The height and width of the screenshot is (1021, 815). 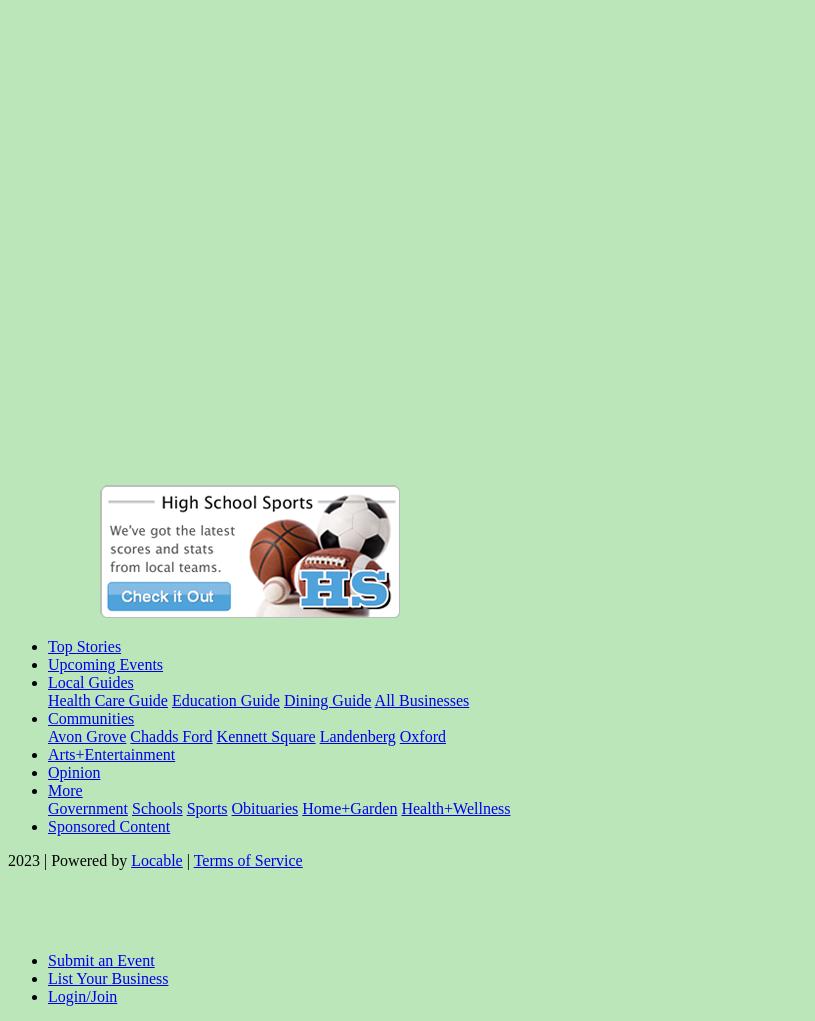 What do you see at coordinates (47, 789) in the screenshot?
I see `'More'` at bounding box center [47, 789].